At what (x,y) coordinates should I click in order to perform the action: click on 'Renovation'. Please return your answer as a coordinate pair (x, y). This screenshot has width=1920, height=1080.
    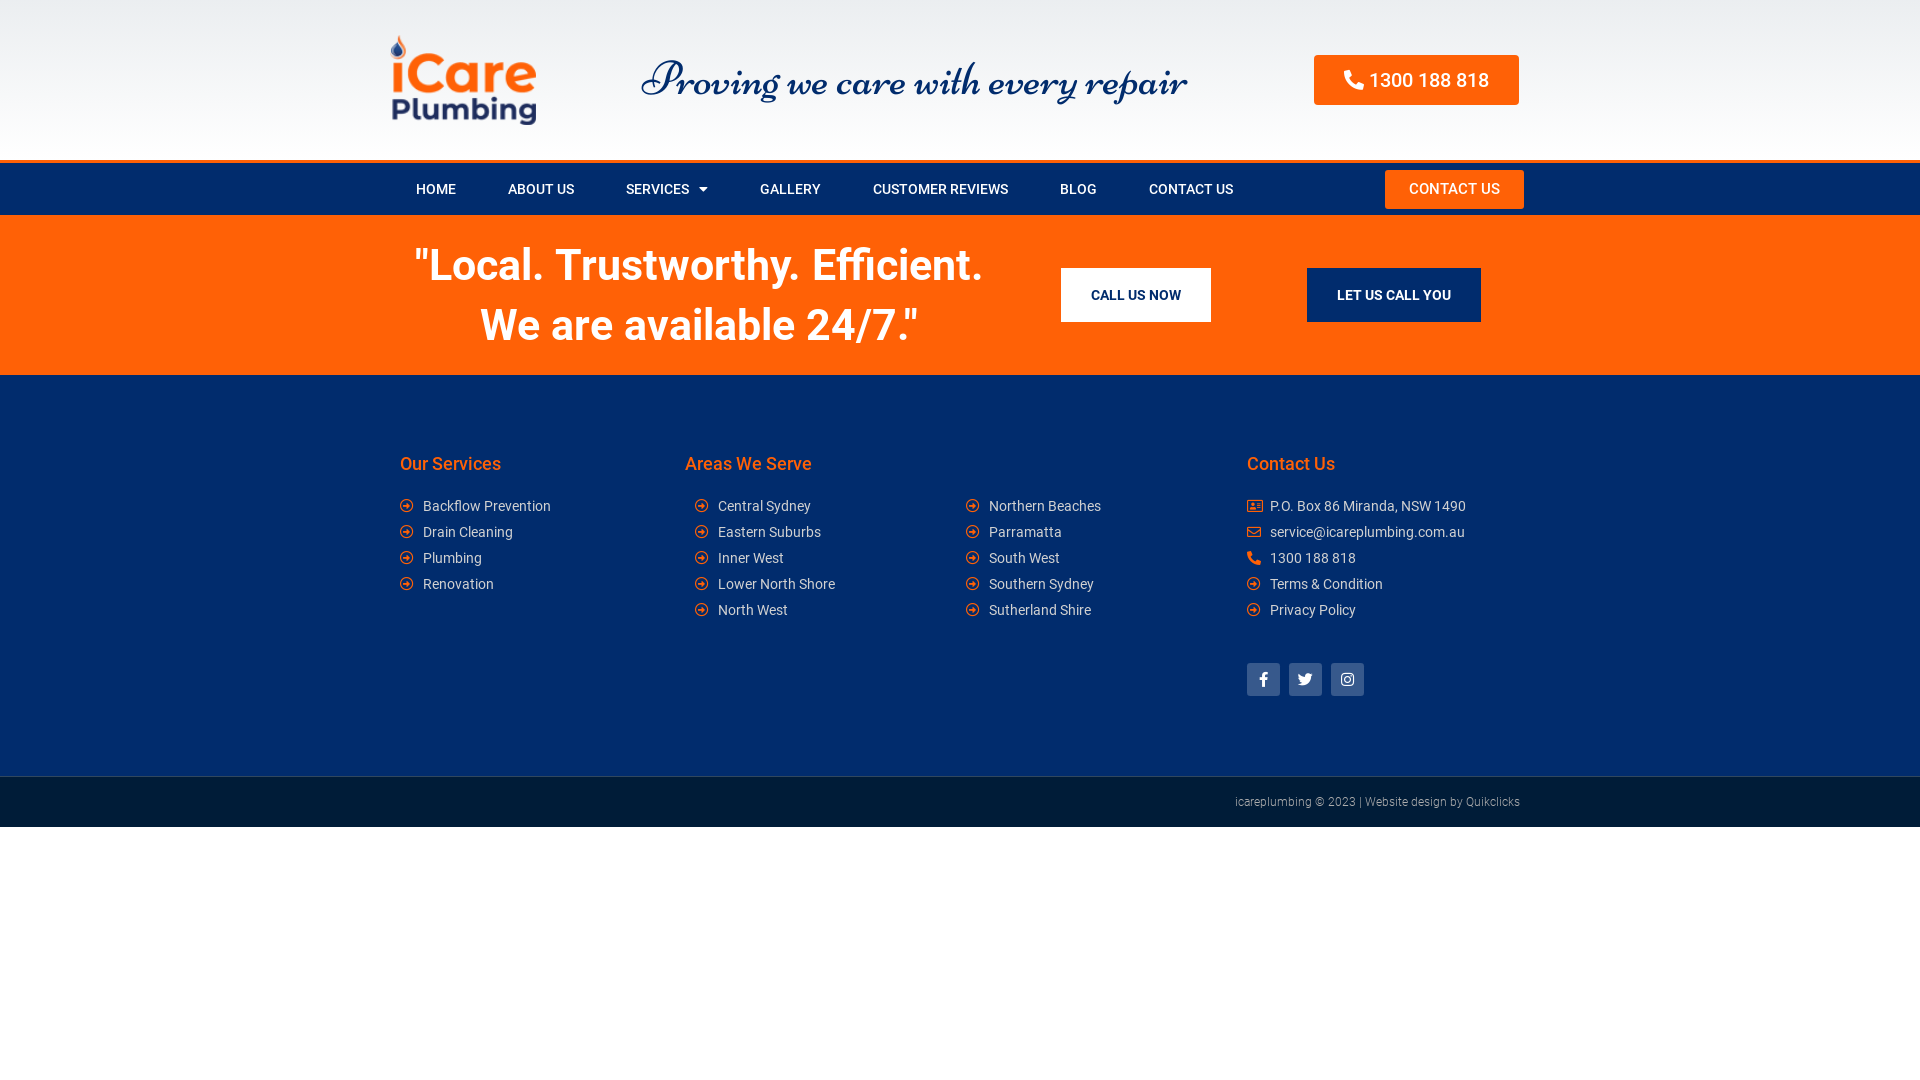
    Looking at the image, I should click on (492, 583).